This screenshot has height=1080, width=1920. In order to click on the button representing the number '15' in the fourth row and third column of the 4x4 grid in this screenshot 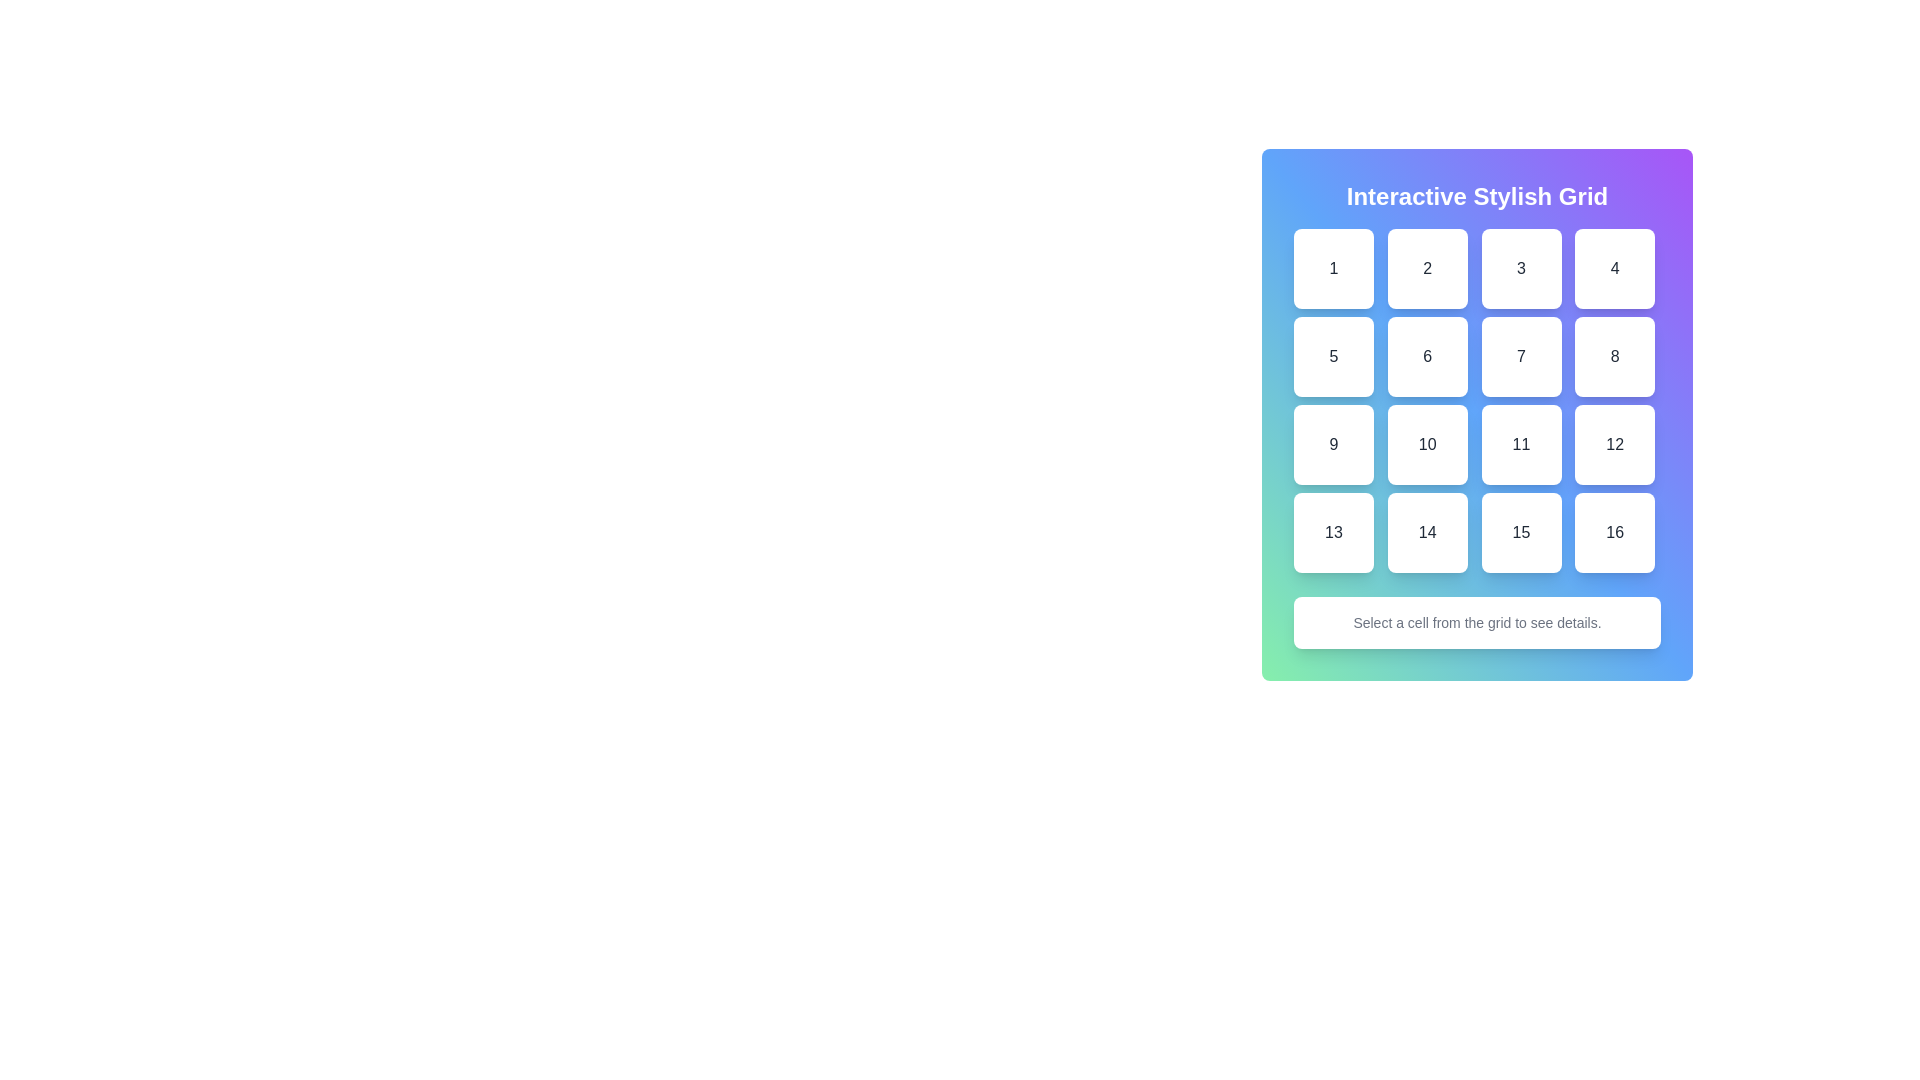, I will do `click(1520, 531)`.